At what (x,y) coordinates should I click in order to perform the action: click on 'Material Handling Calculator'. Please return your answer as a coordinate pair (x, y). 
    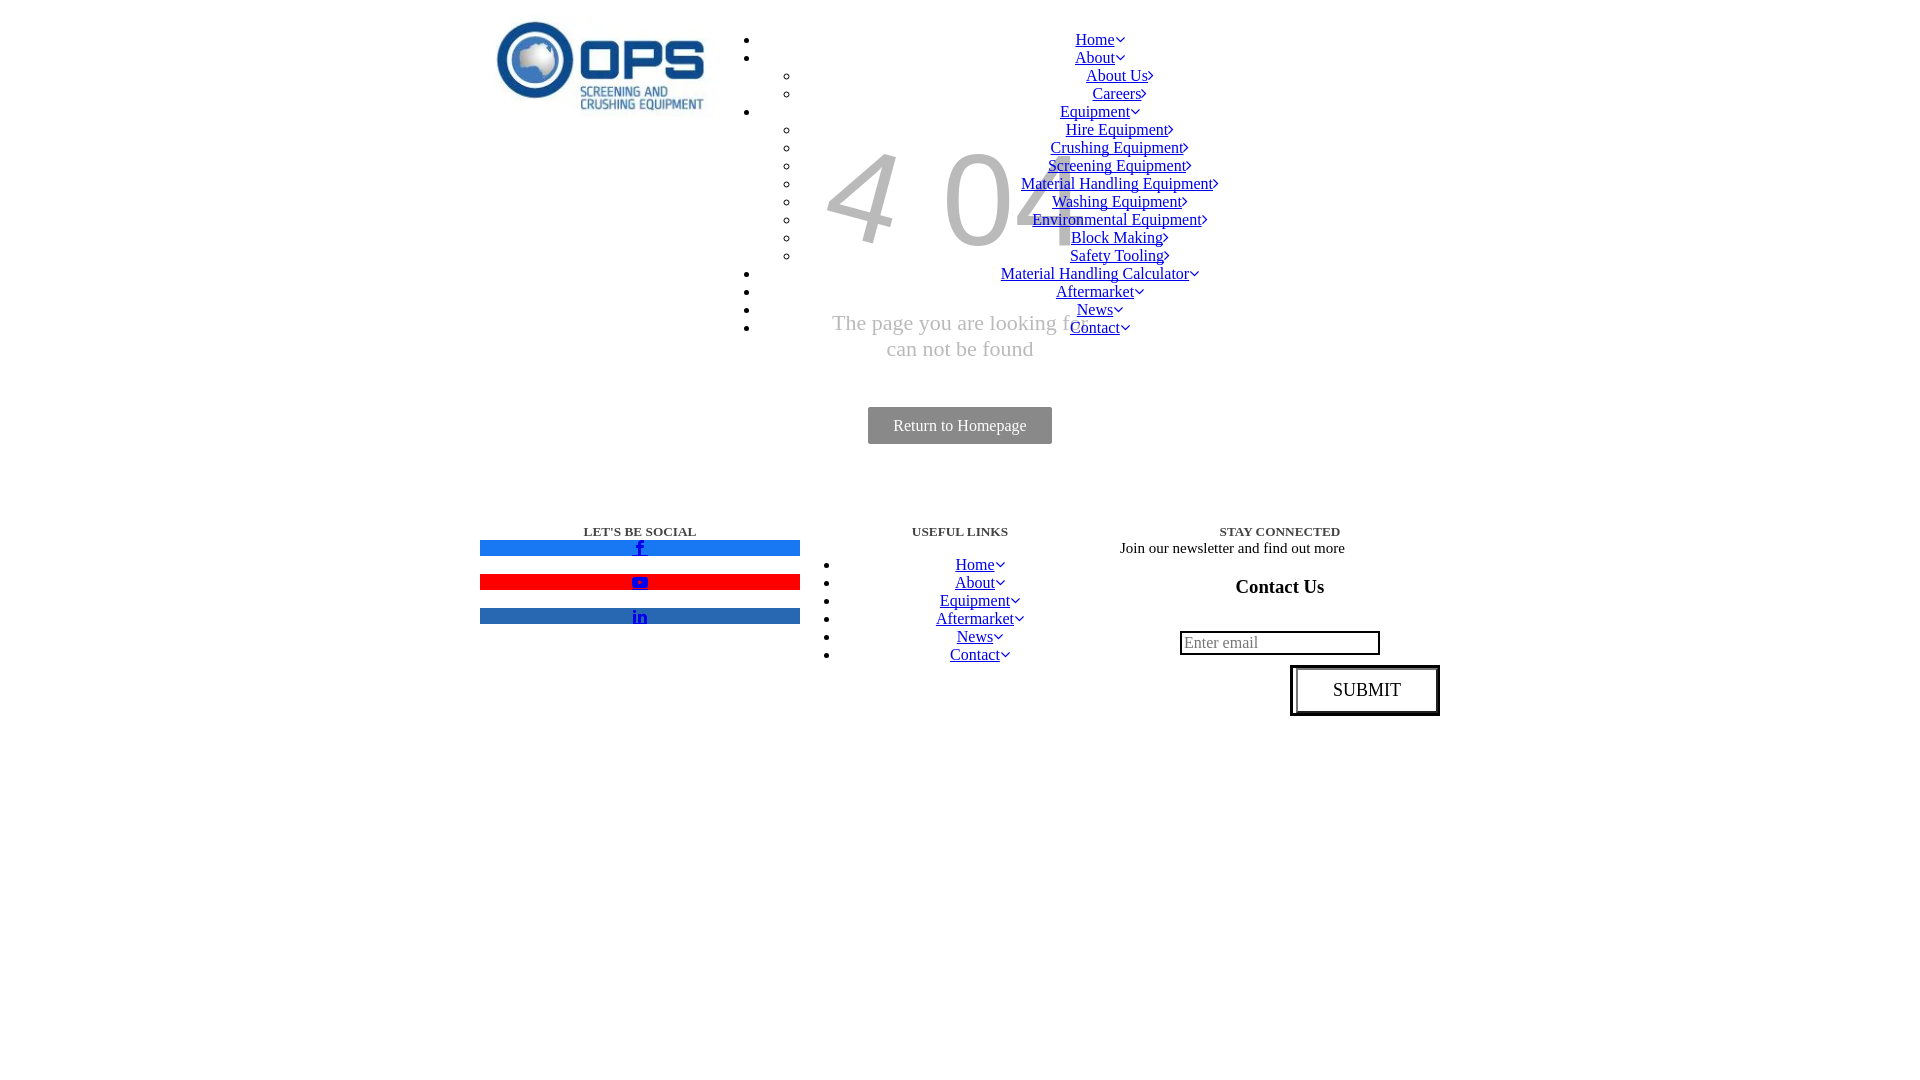
    Looking at the image, I should click on (1098, 273).